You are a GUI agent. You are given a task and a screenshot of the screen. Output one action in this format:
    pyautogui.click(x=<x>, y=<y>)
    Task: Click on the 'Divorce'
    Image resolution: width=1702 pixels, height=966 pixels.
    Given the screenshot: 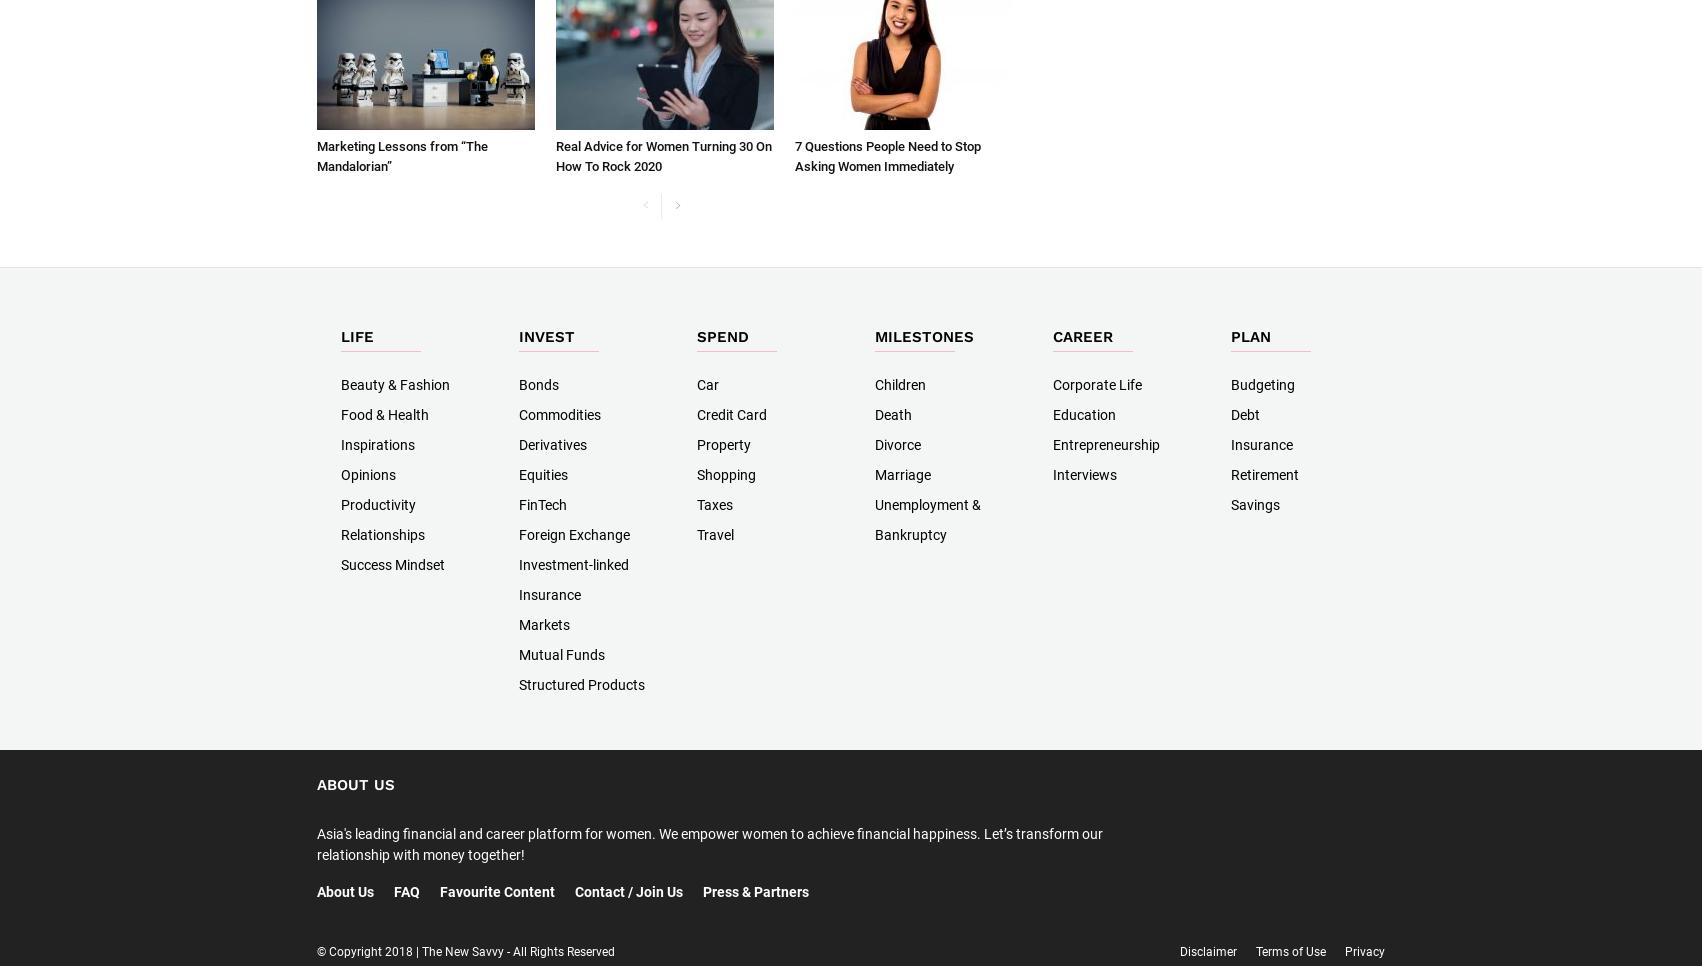 What is the action you would take?
    pyautogui.click(x=897, y=444)
    